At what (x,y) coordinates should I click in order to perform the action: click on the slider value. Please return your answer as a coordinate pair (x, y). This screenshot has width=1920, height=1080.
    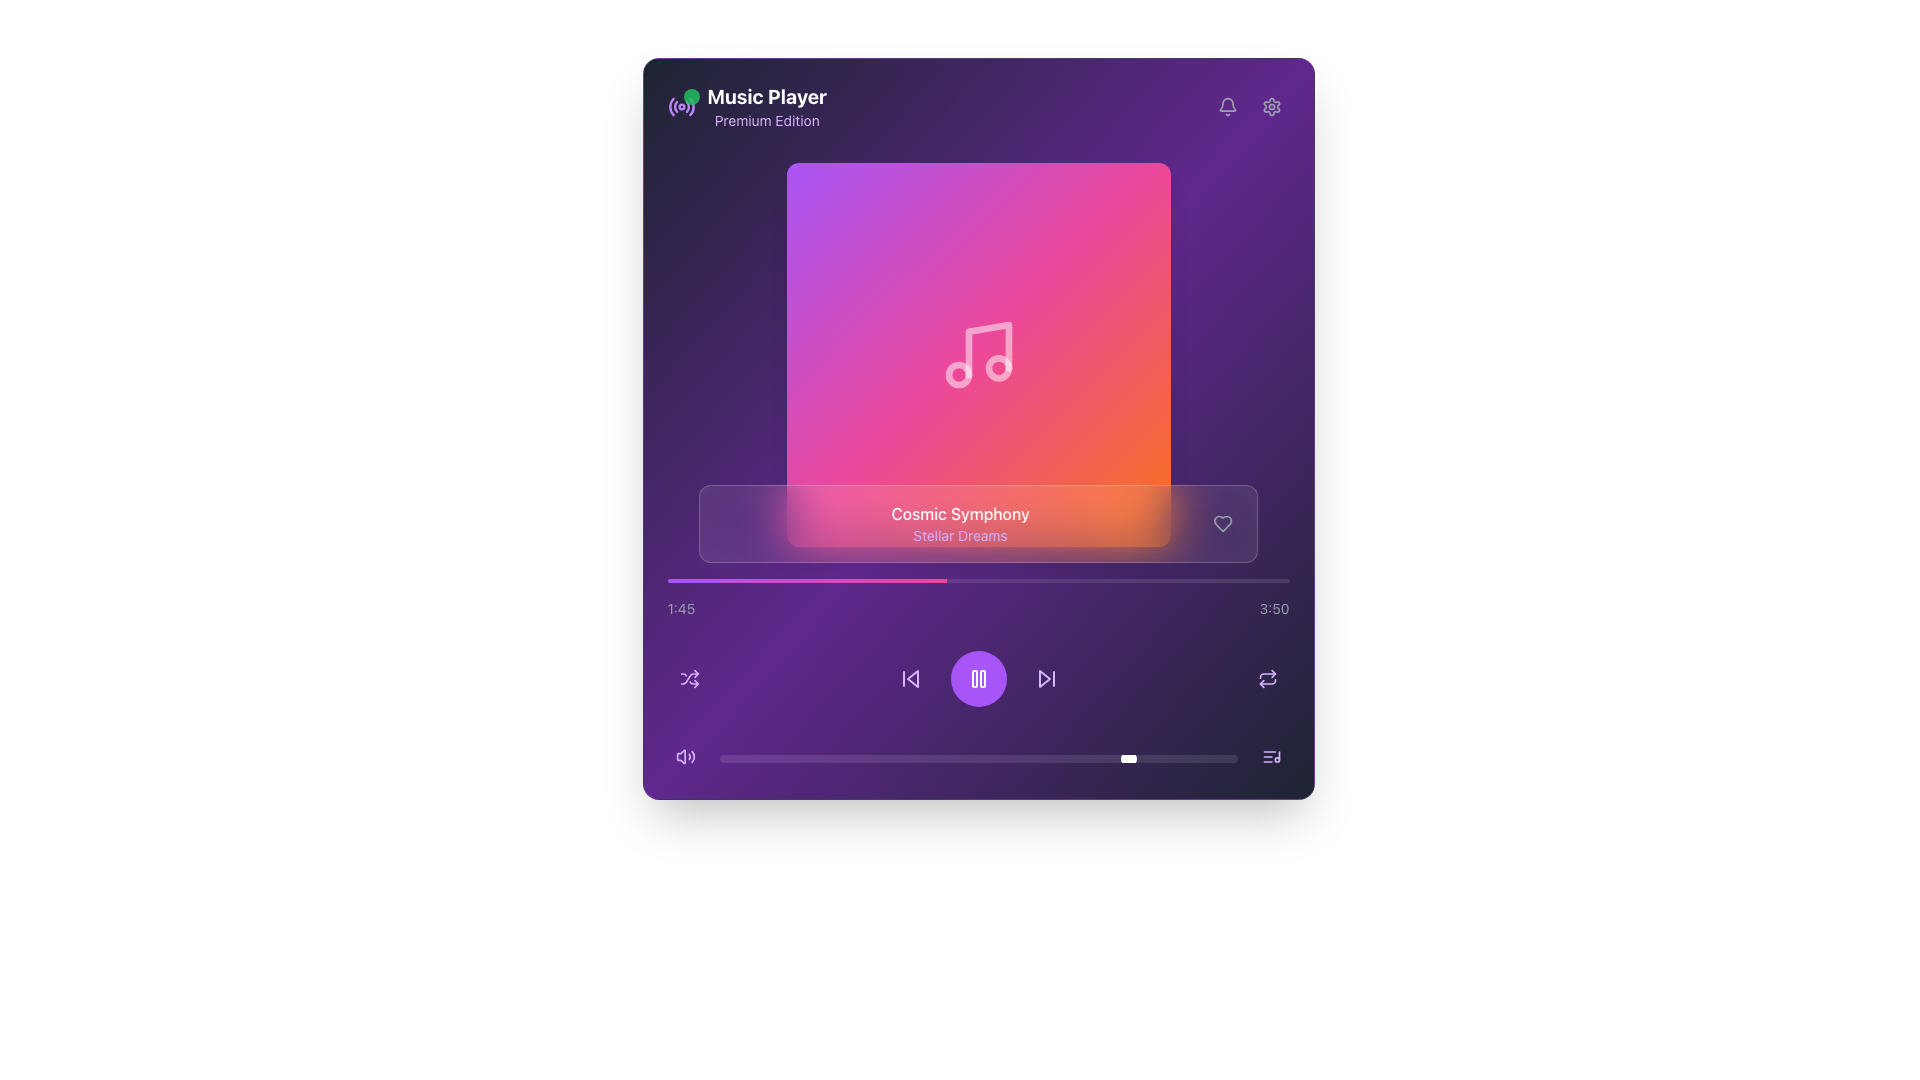
    Looking at the image, I should click on (1185, 759).